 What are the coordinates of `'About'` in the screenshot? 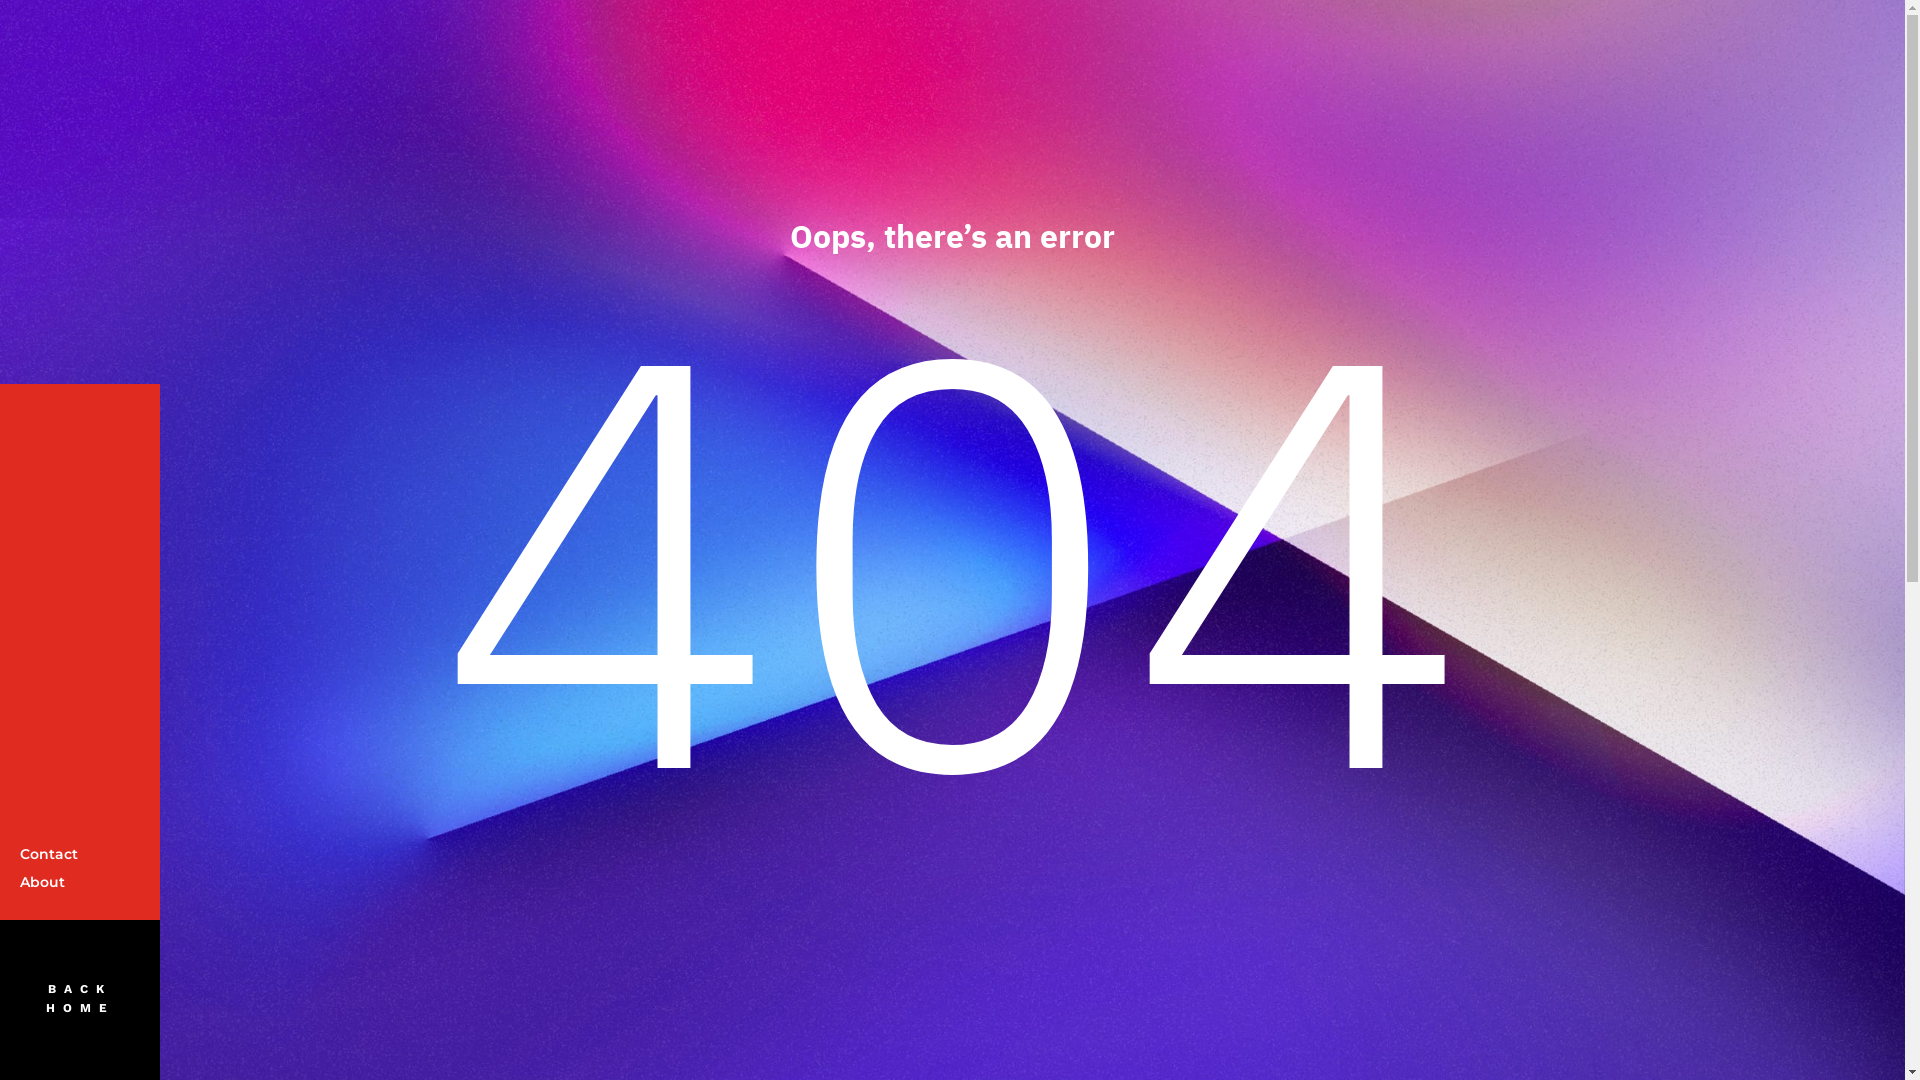 It's located at (42, 881).